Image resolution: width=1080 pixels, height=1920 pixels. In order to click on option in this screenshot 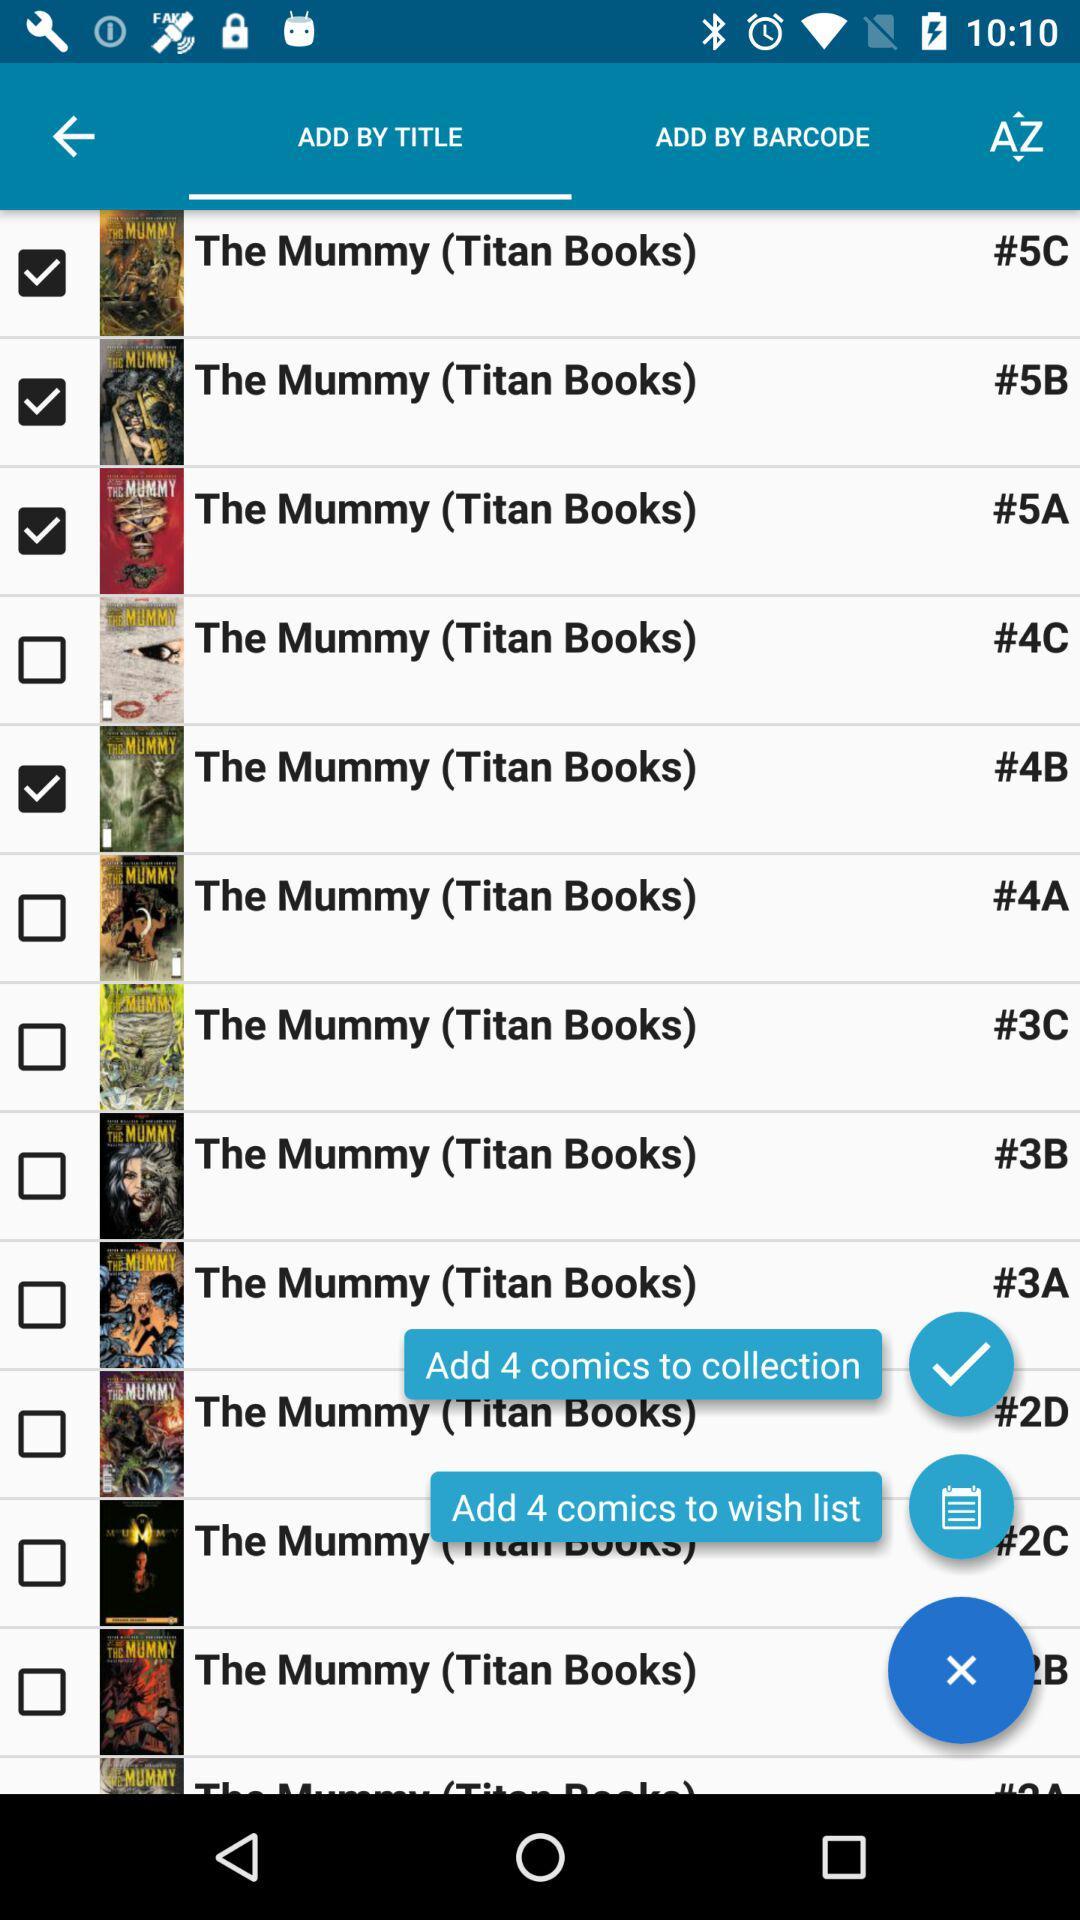, I will do `click(48, 1690)`.